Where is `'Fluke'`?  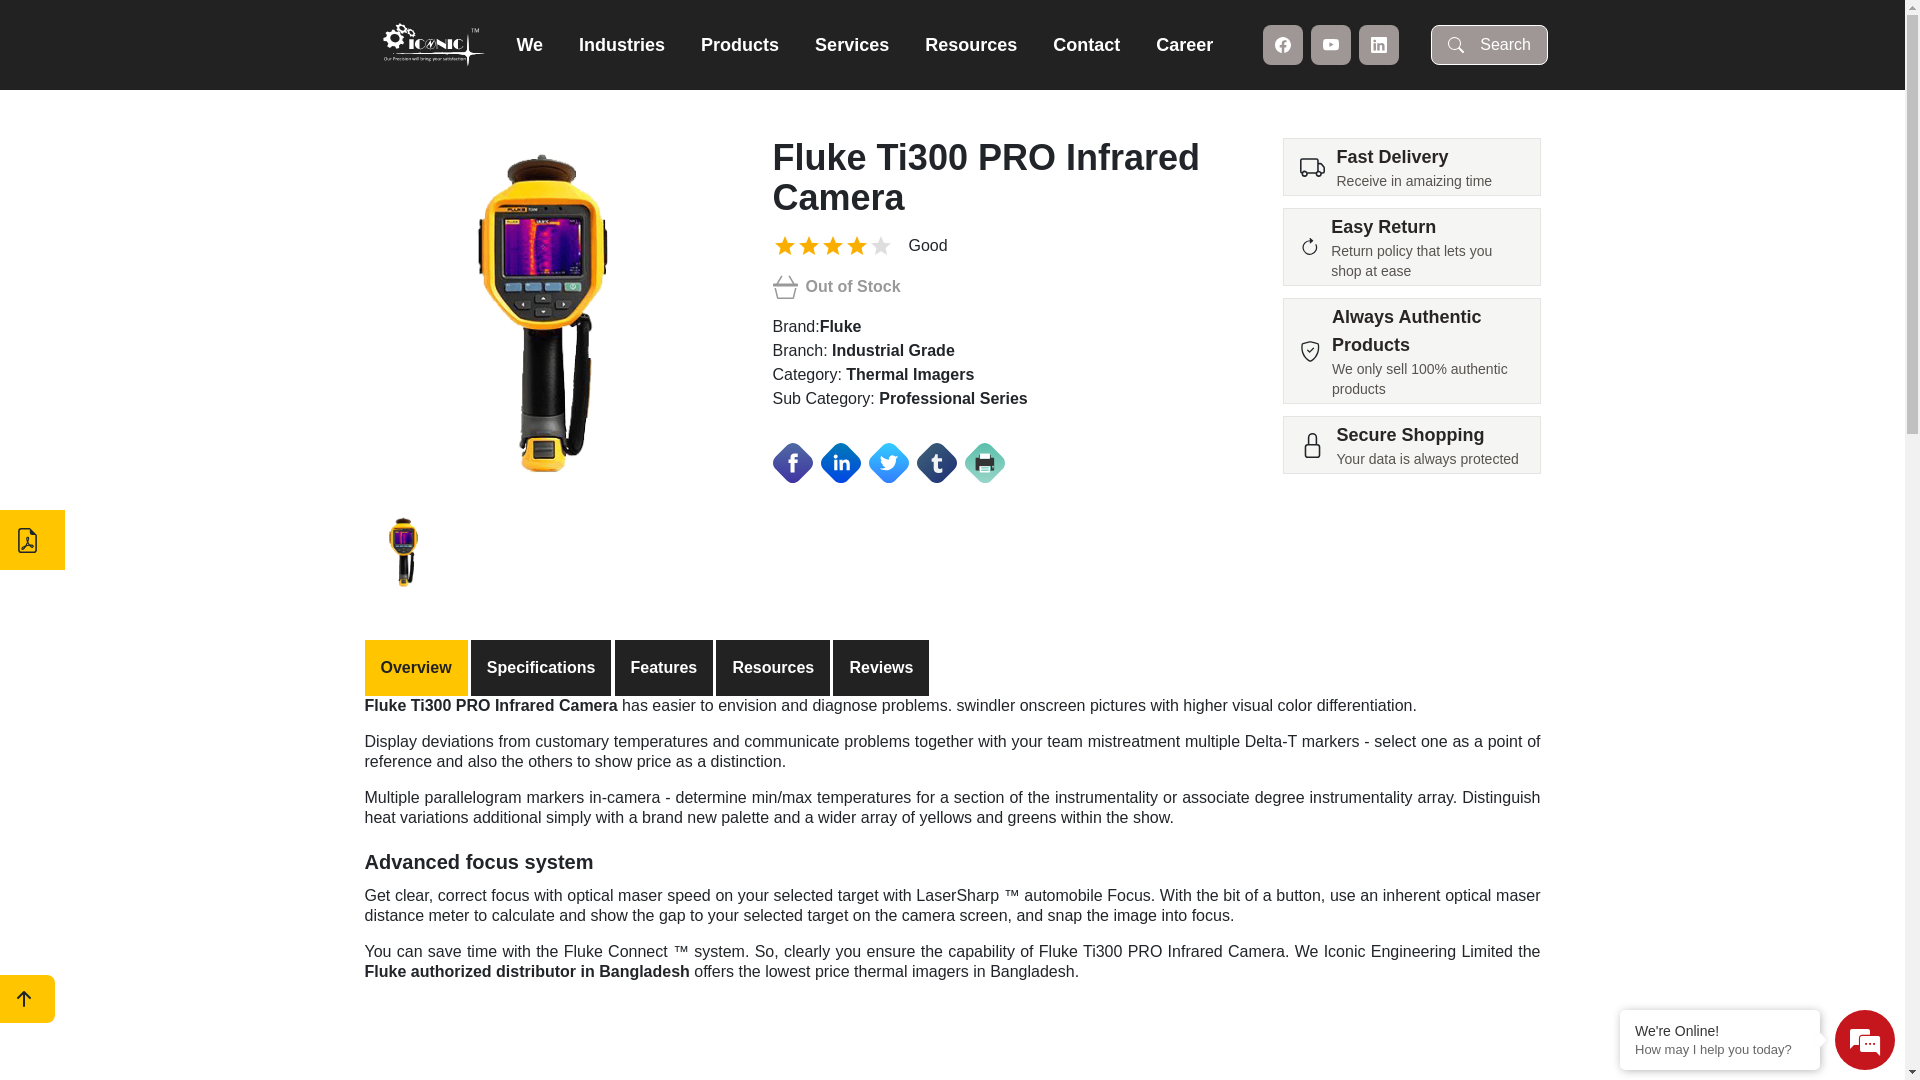 'Fluke' is located at coordinates (840, 325).